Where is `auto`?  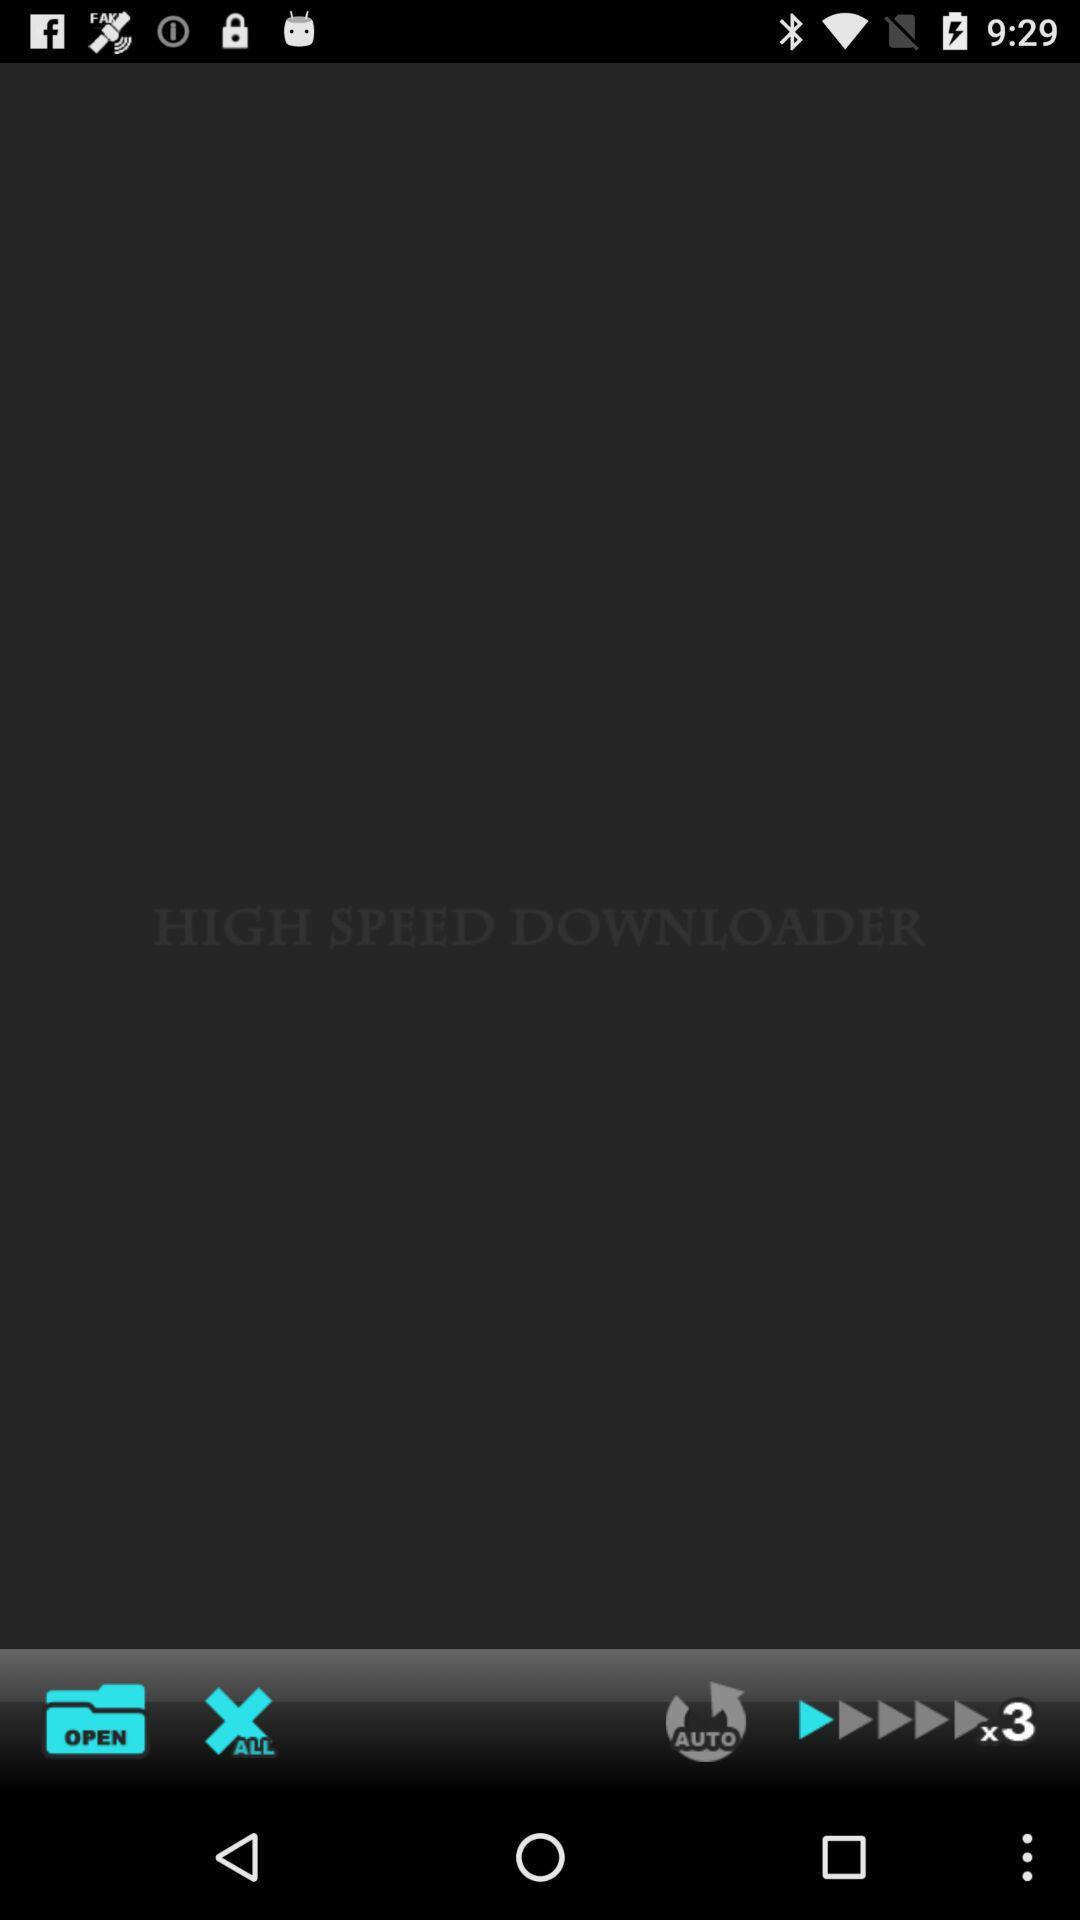
auto is located at coordinates (705, 1720).